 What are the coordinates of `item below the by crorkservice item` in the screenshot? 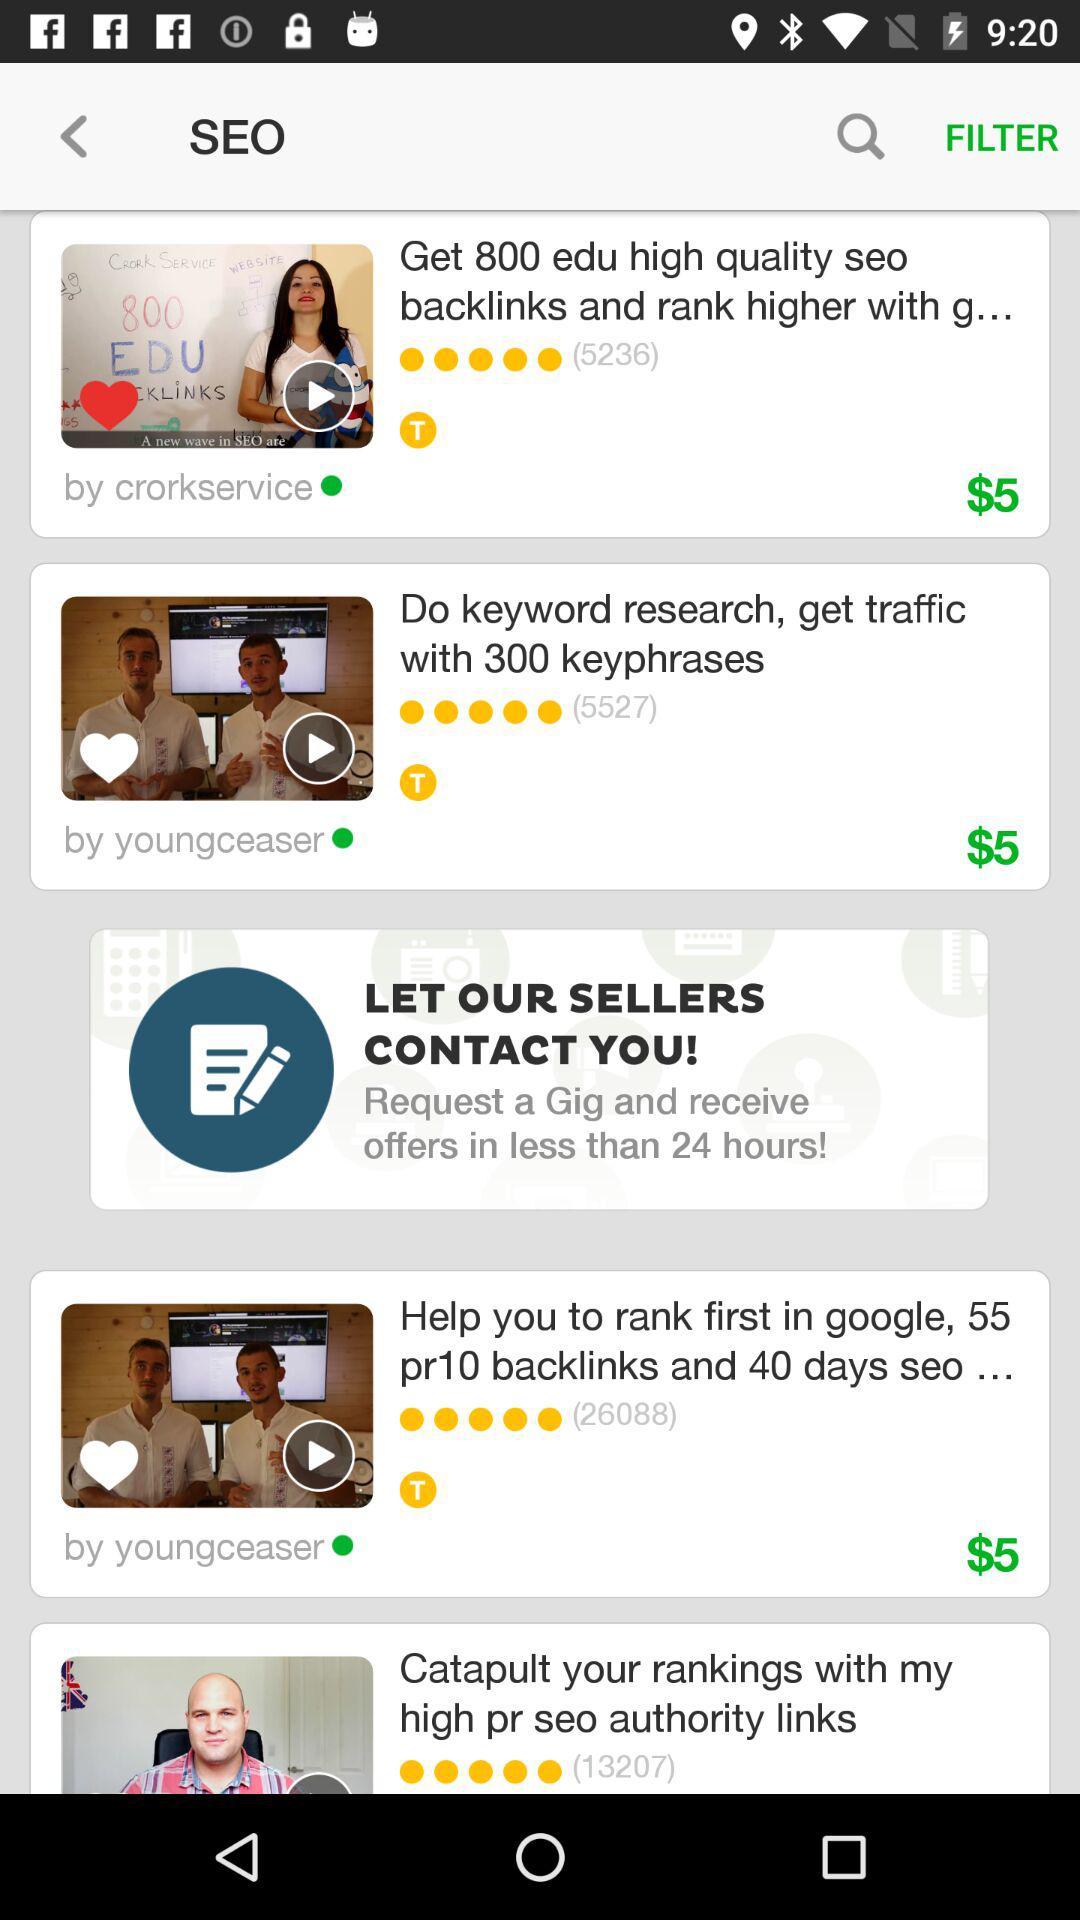 It's located at (217, 698).